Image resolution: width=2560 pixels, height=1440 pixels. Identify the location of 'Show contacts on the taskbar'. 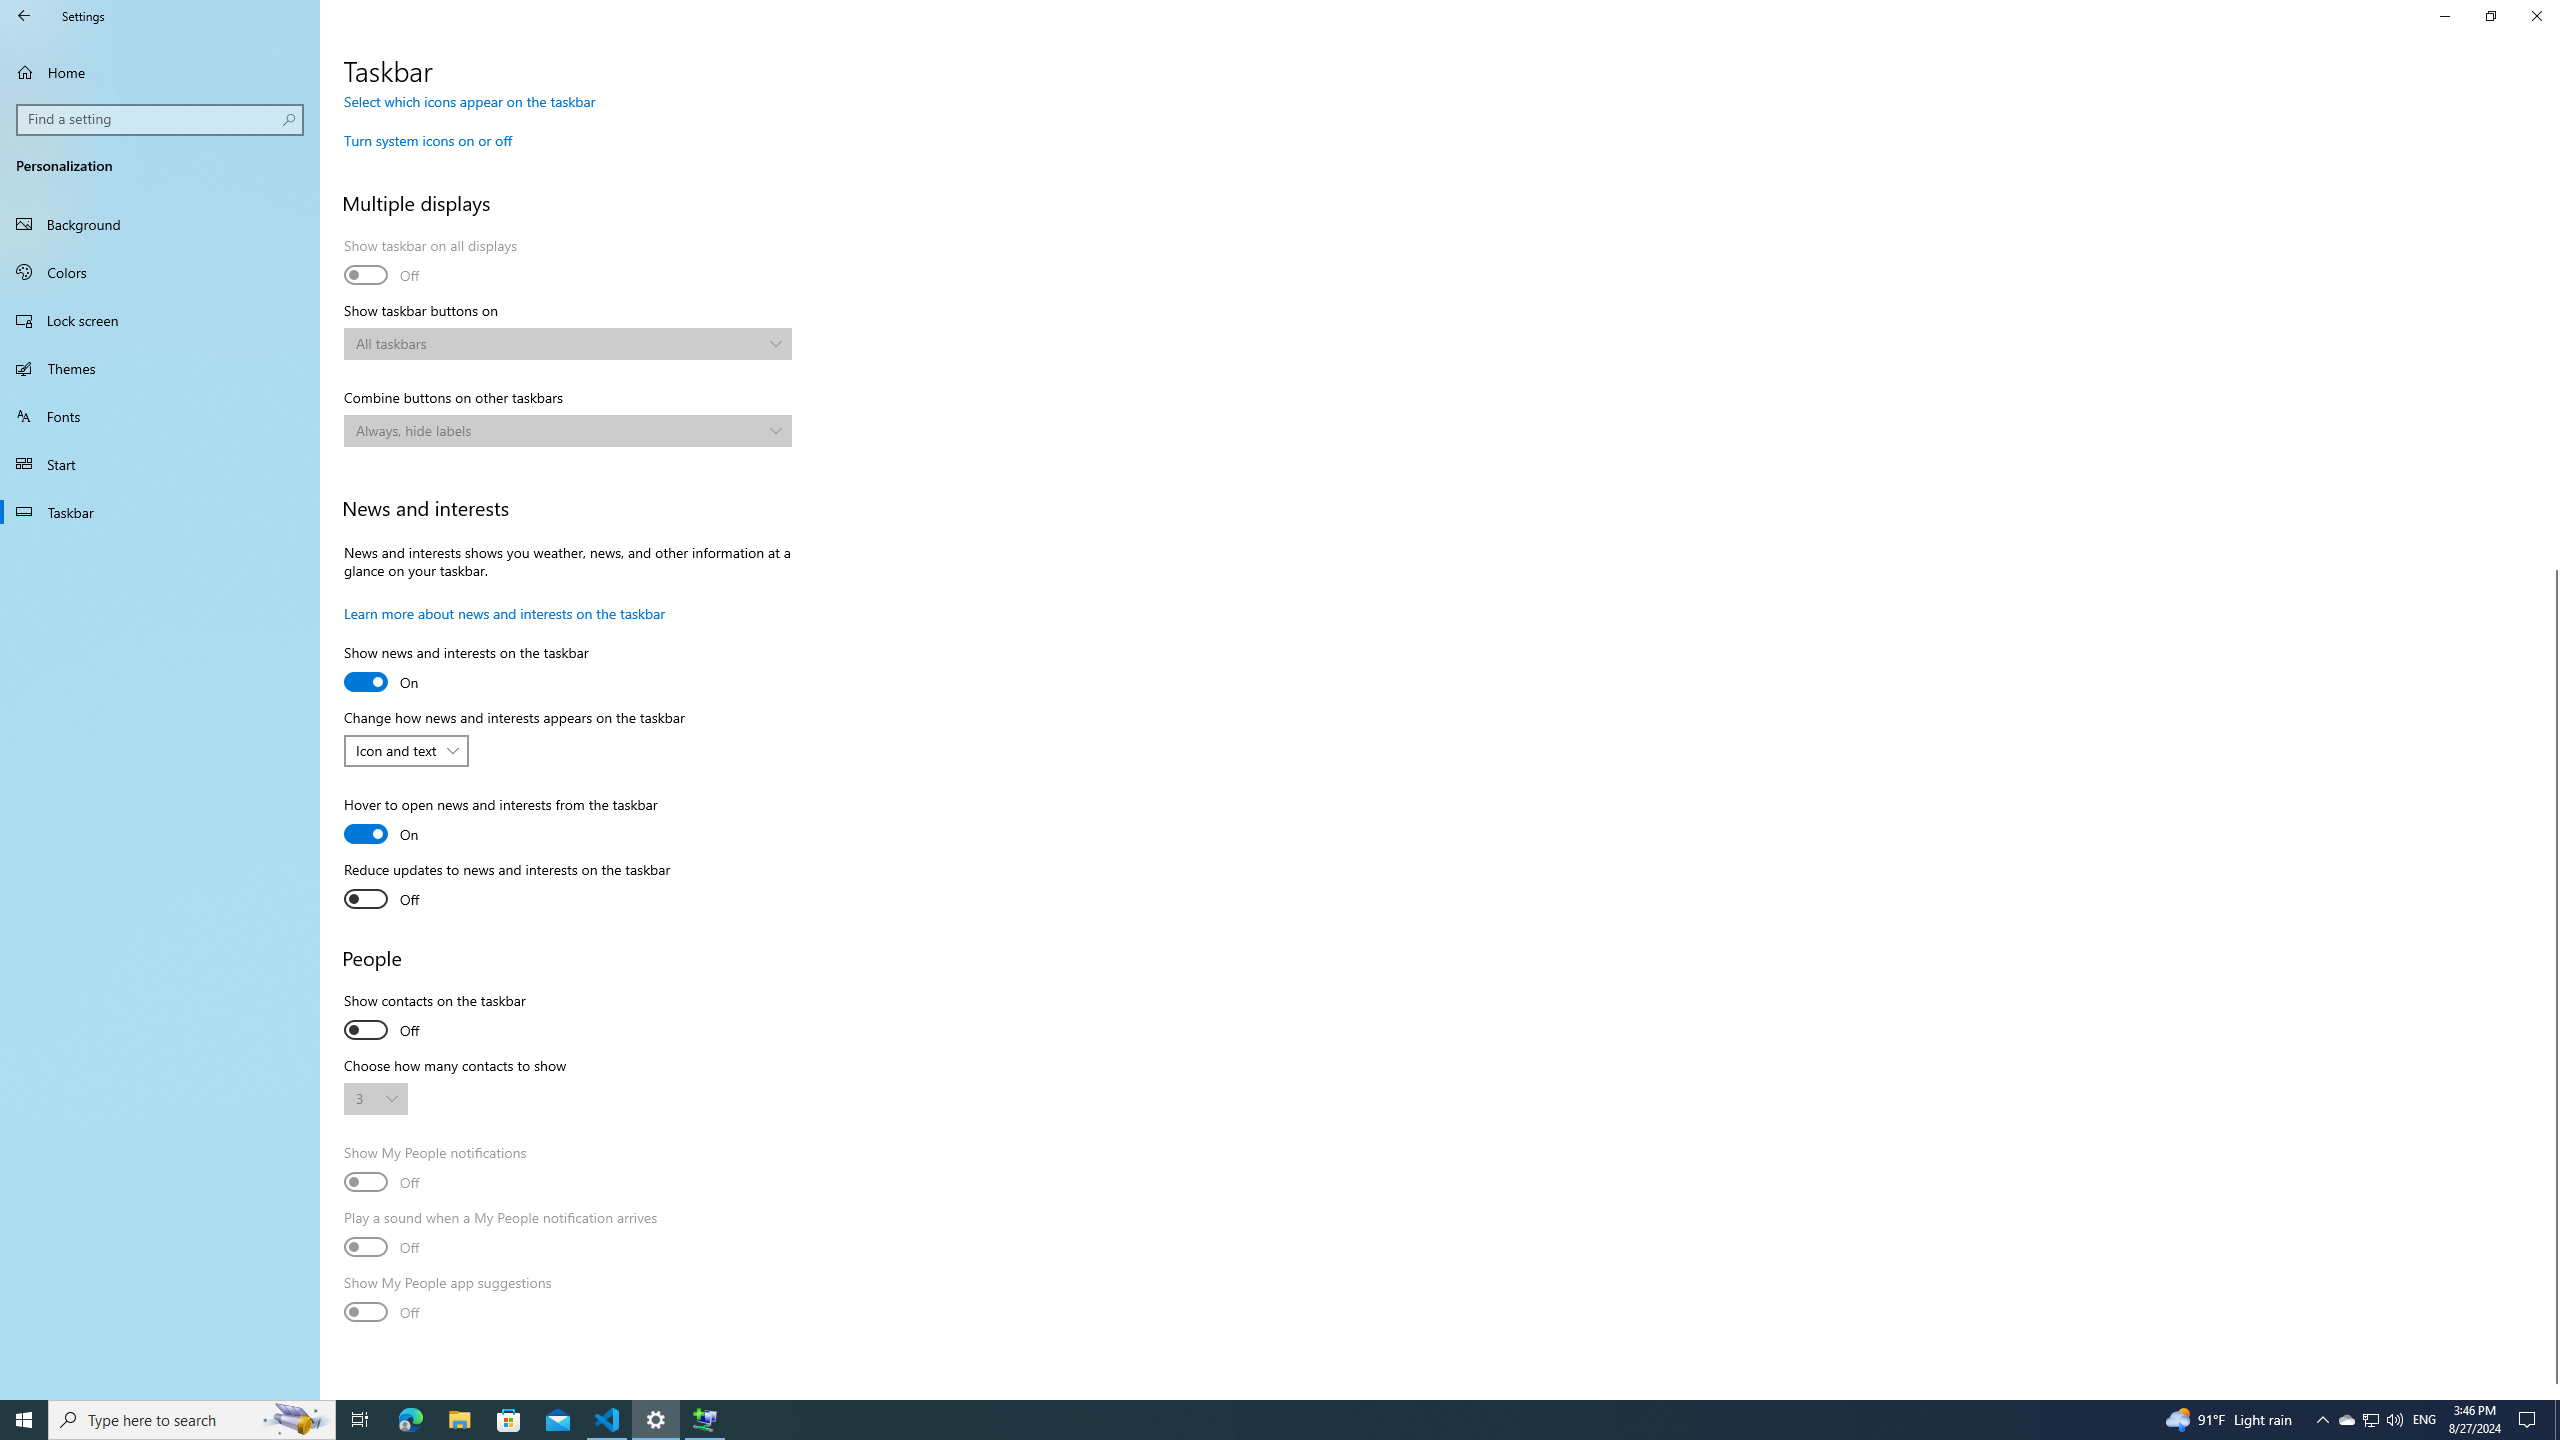
(432, 1018).